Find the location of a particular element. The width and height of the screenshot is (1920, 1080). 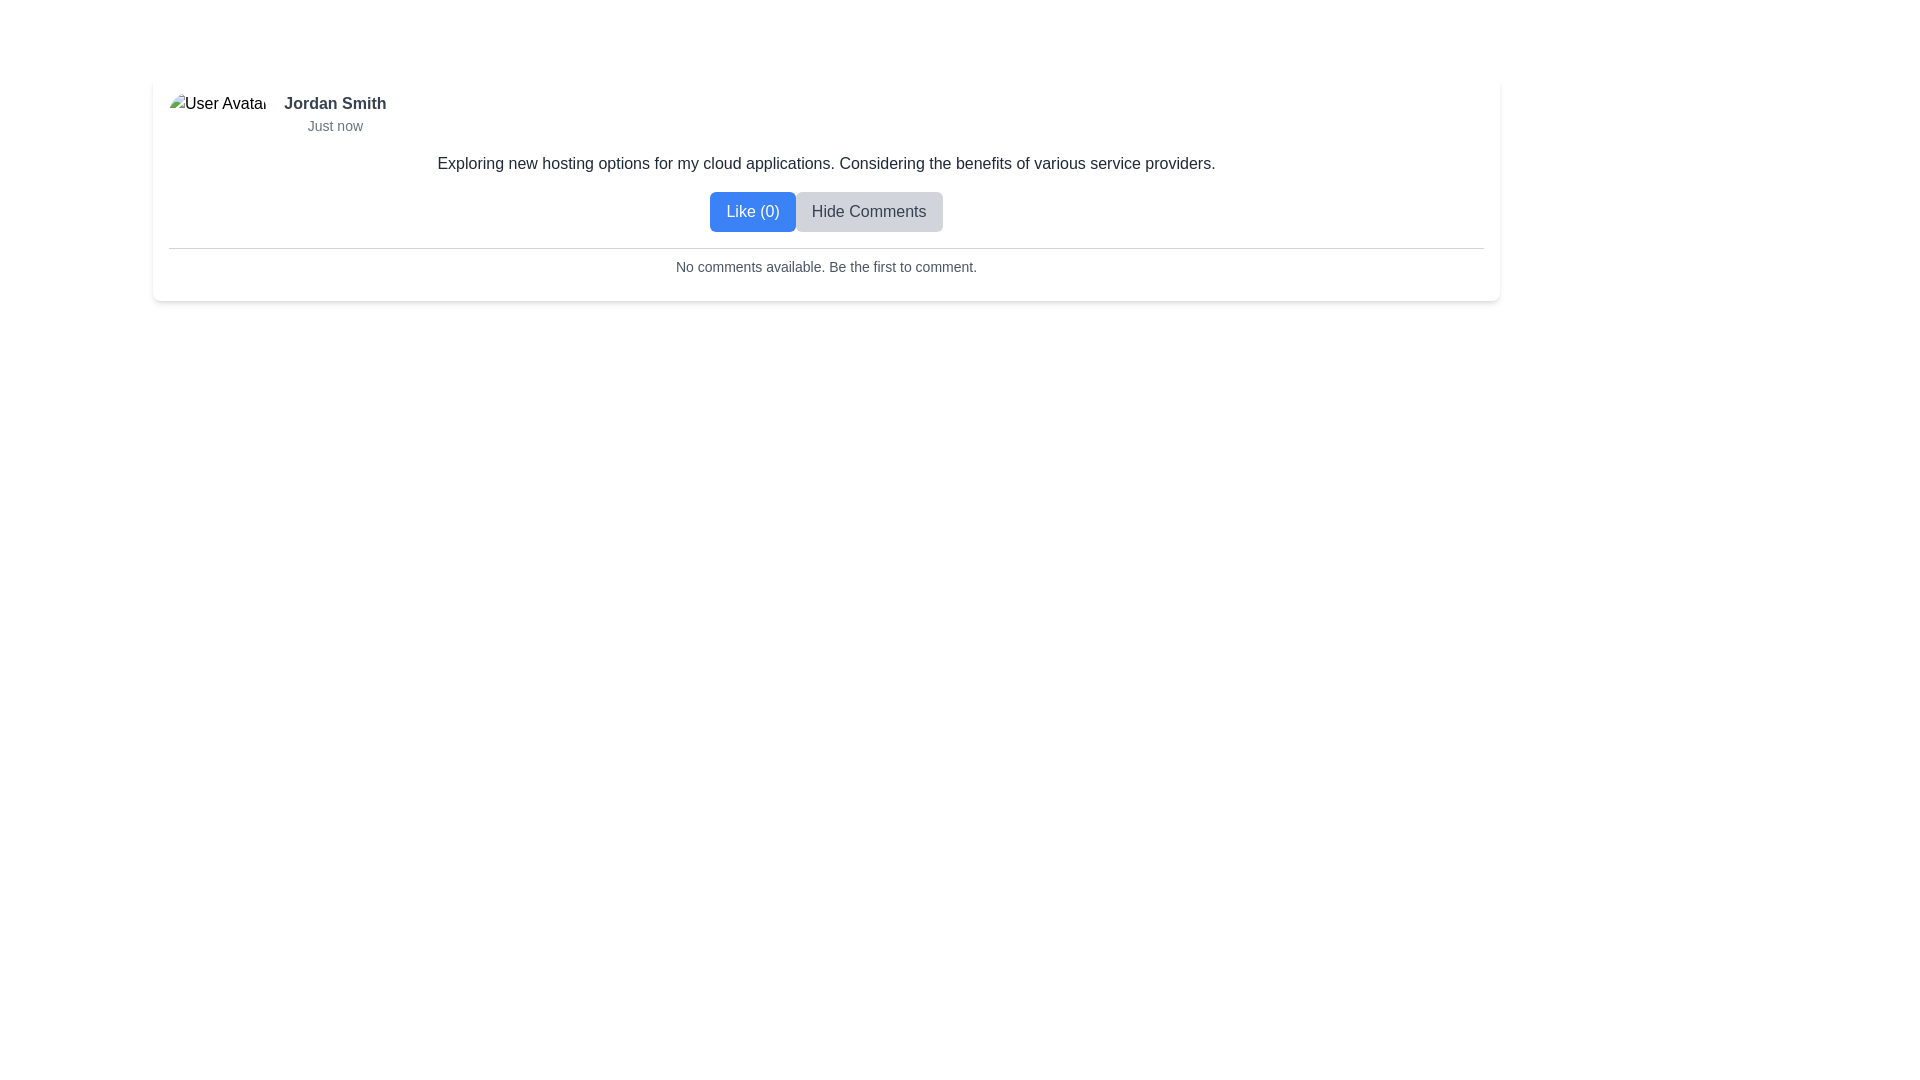

the static text element displaying 'Exploring new hosting options for my cloud applications. Considering the benefits of various service providers.' is located at coordinates (826, 163).